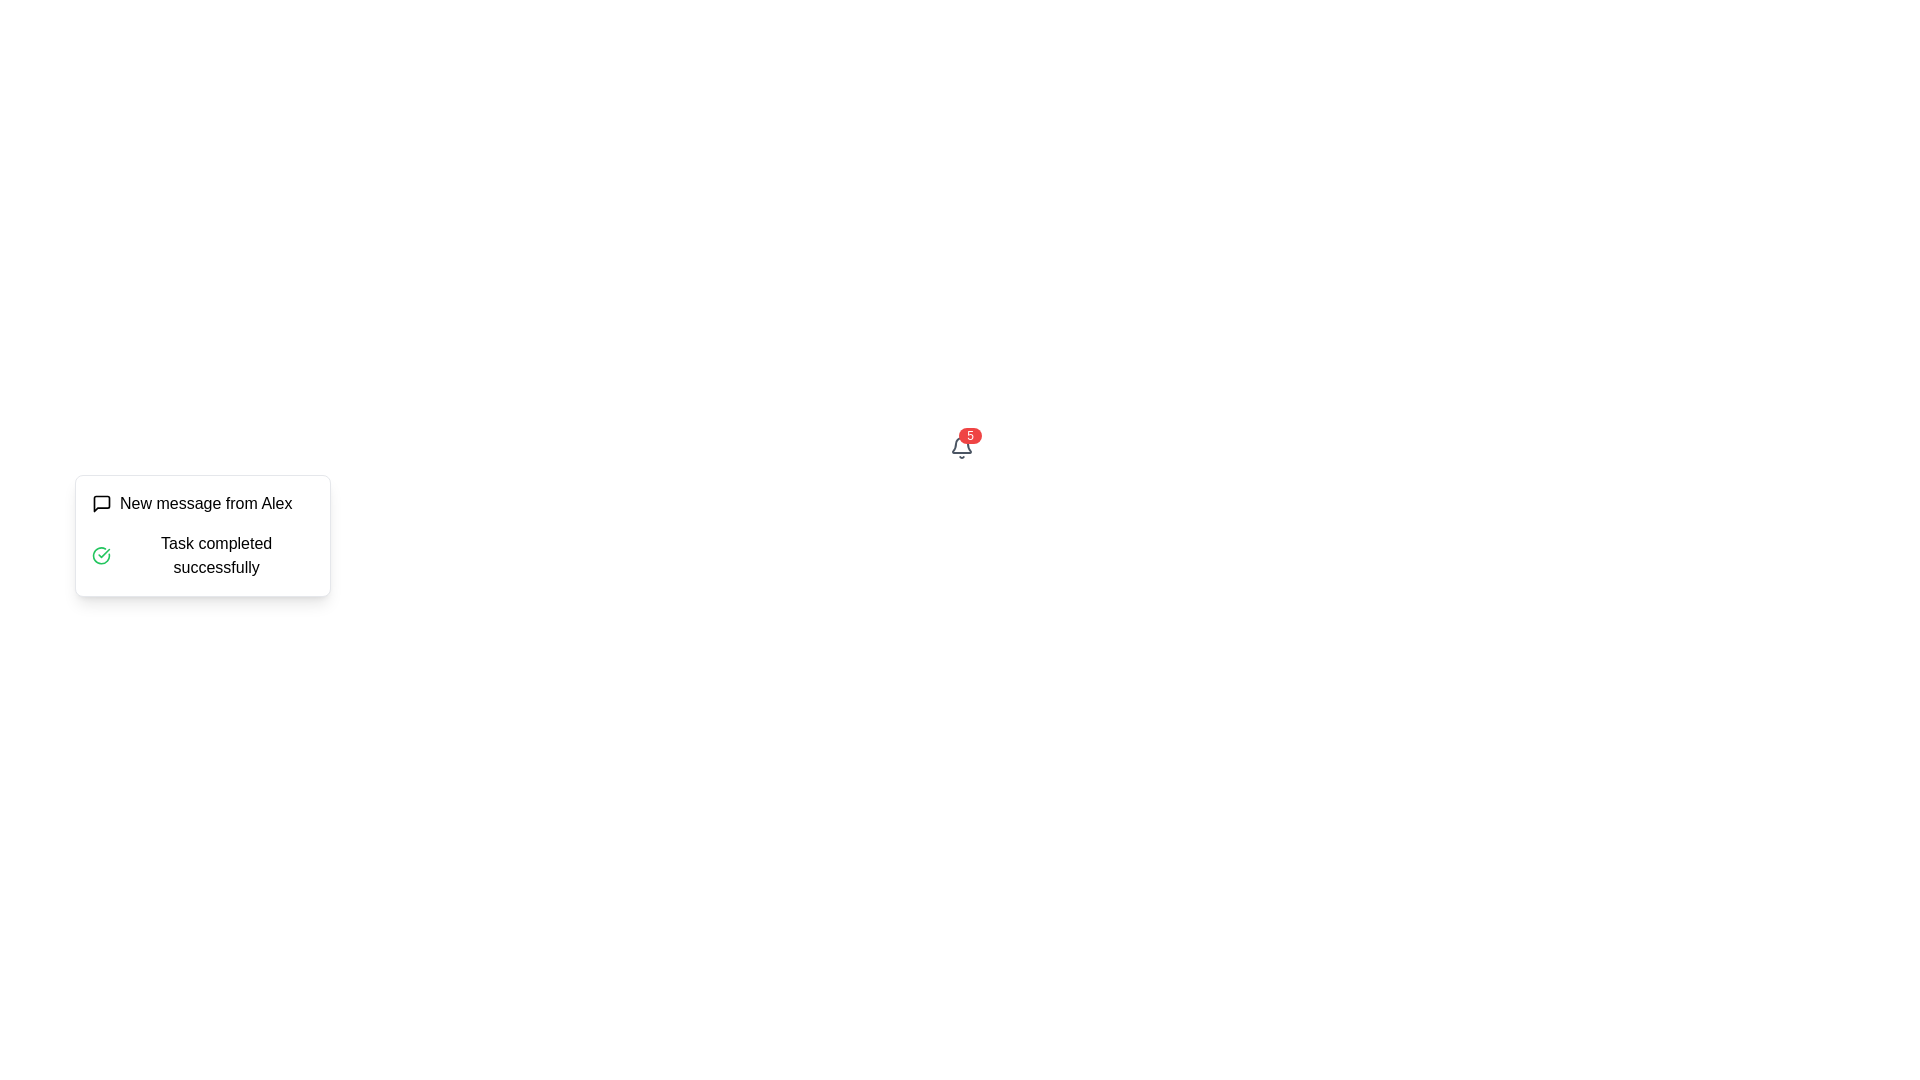 The image size is (1920, 1080). Describe the element at coordinates (970, 434) in the screenshot. I see `the notifications represented by the red circular Notification Badge displaying the number '5', located near the top-right corner of the bell icon` at that location.